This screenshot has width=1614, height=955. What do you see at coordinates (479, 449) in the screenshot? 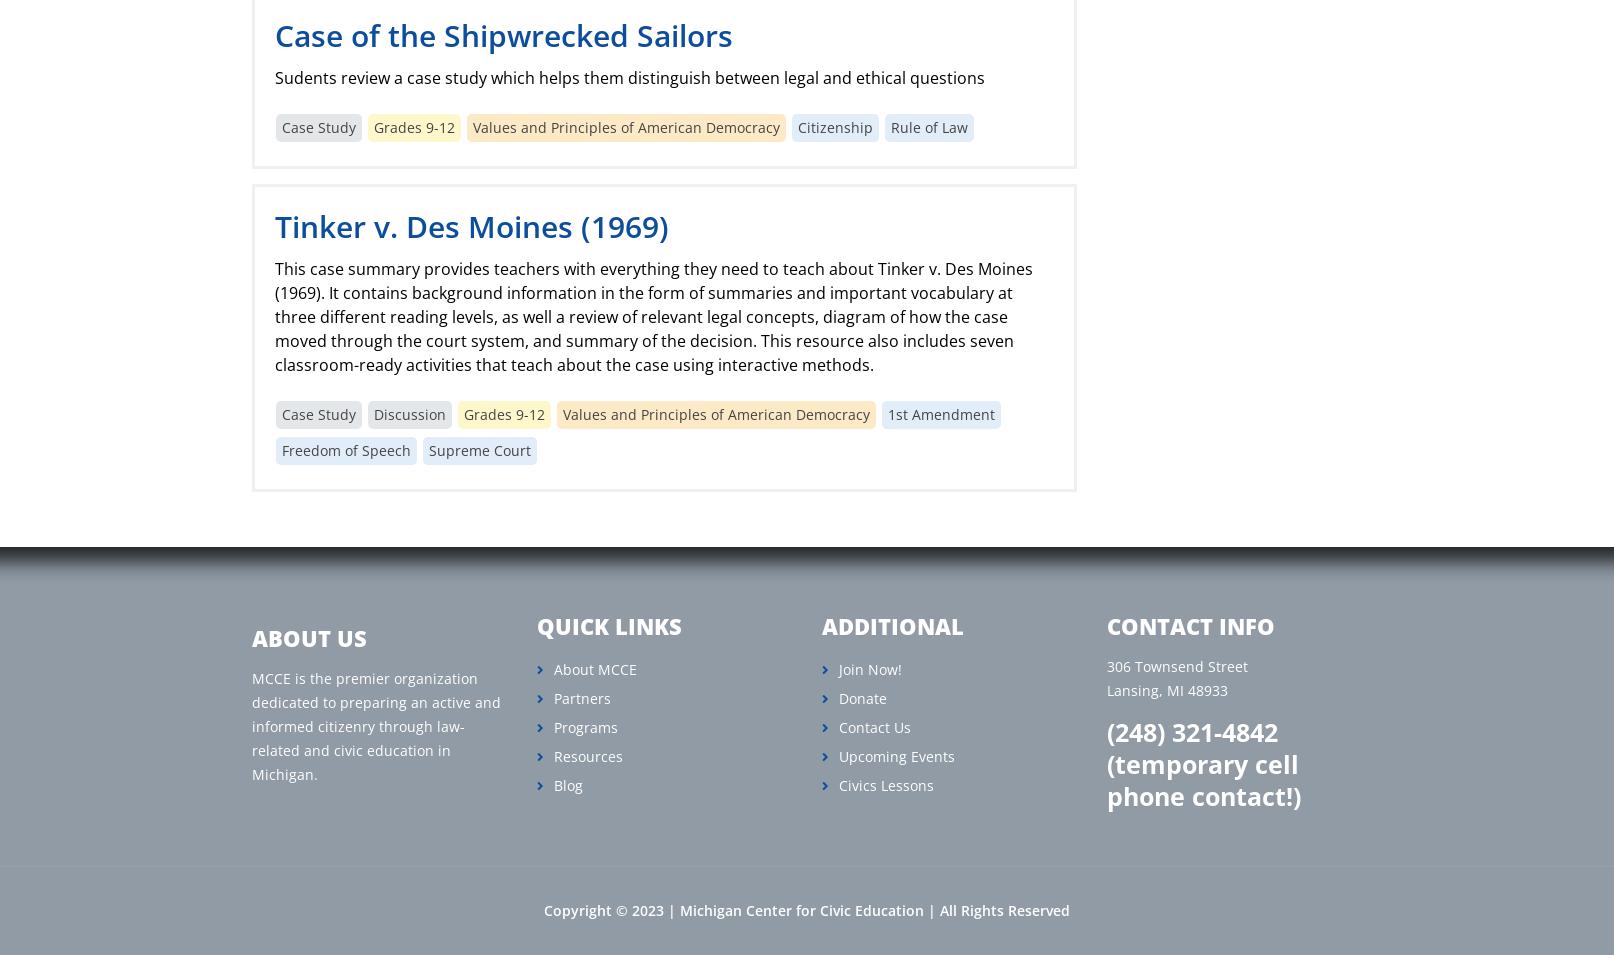
I see `'Supreme Court'` at bounding box center [479, 449].